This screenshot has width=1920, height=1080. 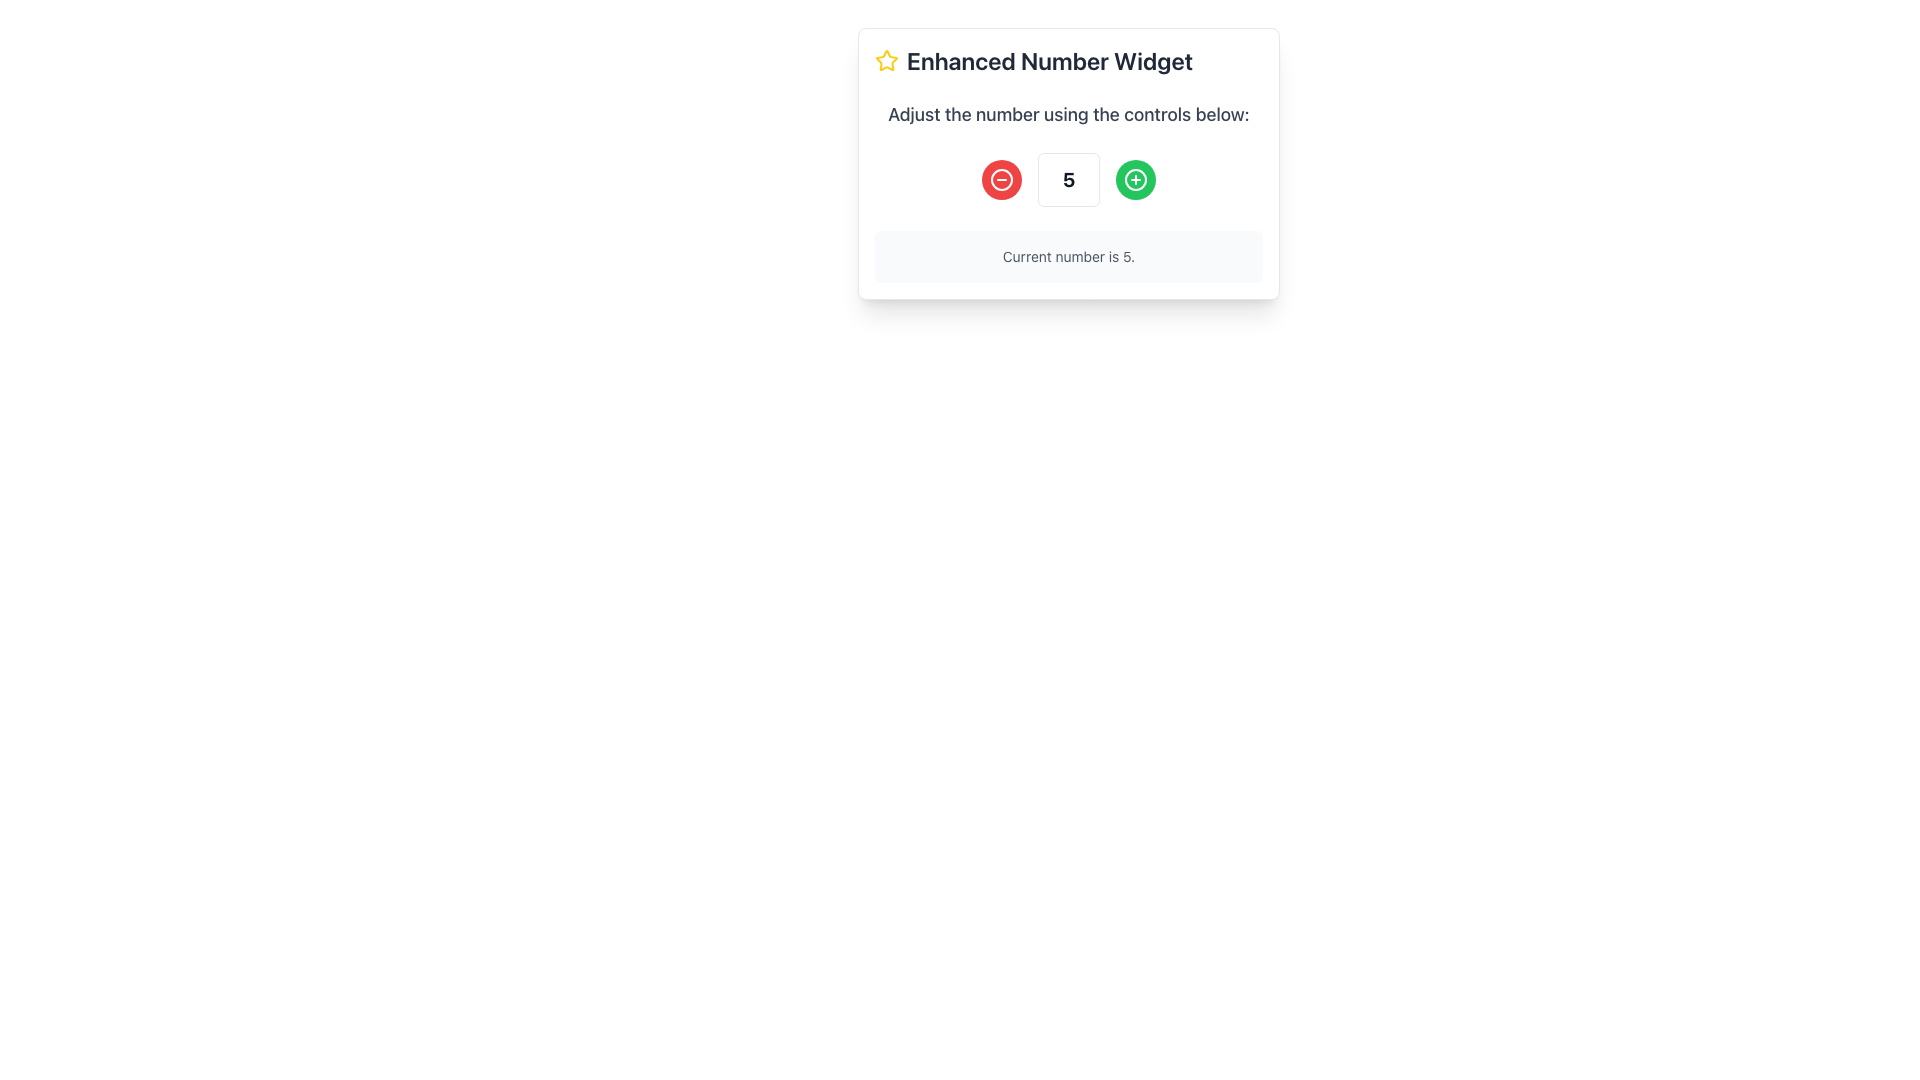 What do you see at coordinates (886, 60) in the screenshot?
I see `the star icon associated with the 'Enhanced Number Widget' heading, which is the first element in a horizontal layout group at the top of the widget interface` at bounding box center [886, 60].